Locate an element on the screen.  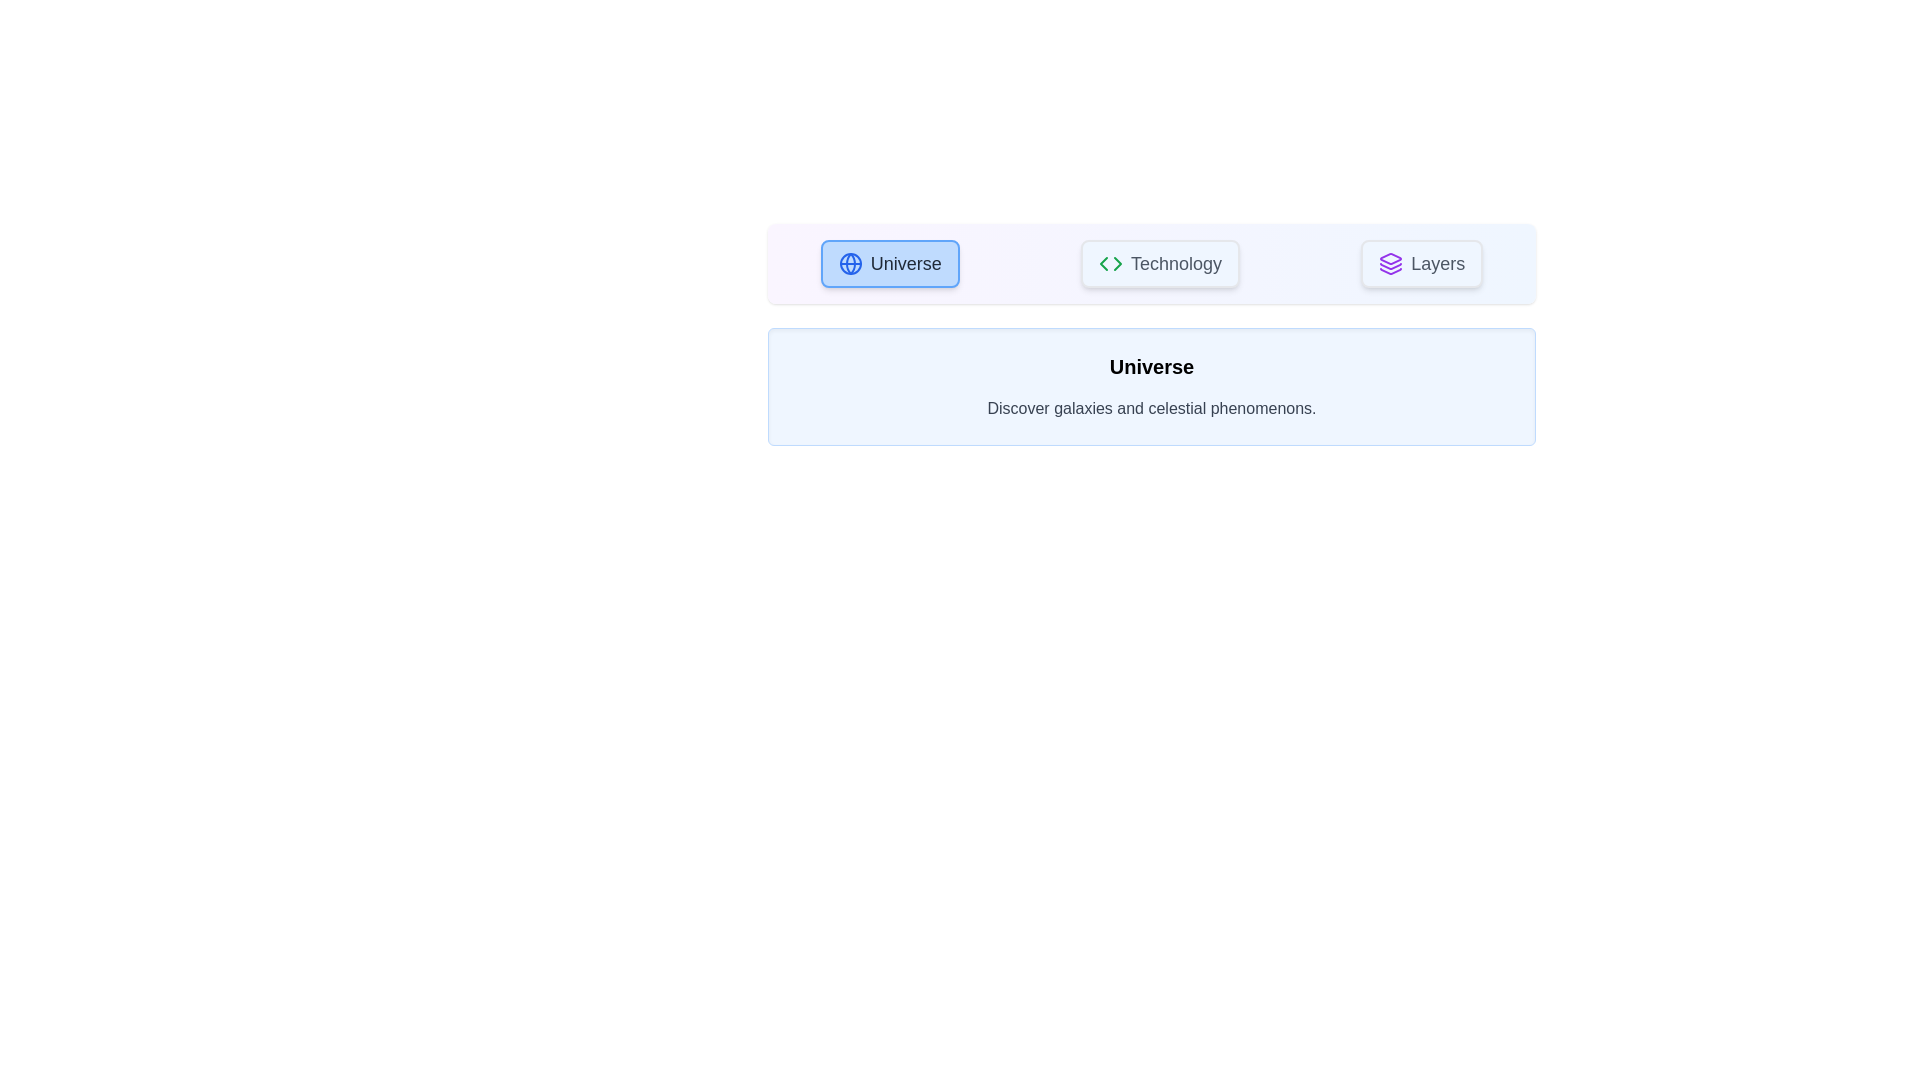
the 'Technology' tab to switch to its content is located at coordinates (1160, 262).